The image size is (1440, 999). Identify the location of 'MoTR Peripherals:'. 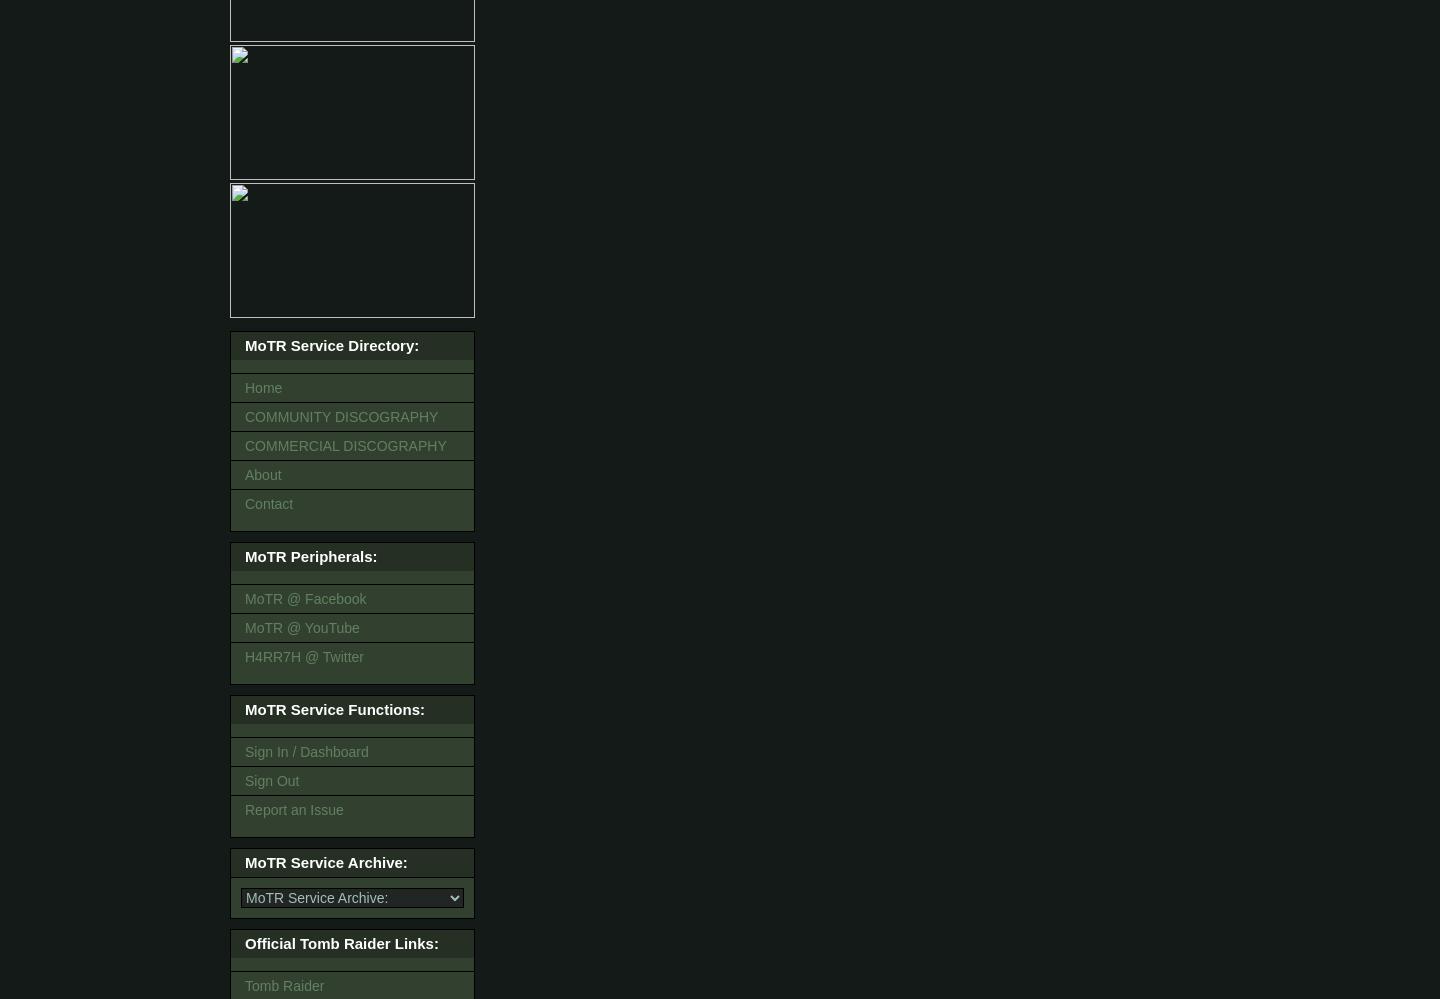
(311, 556).